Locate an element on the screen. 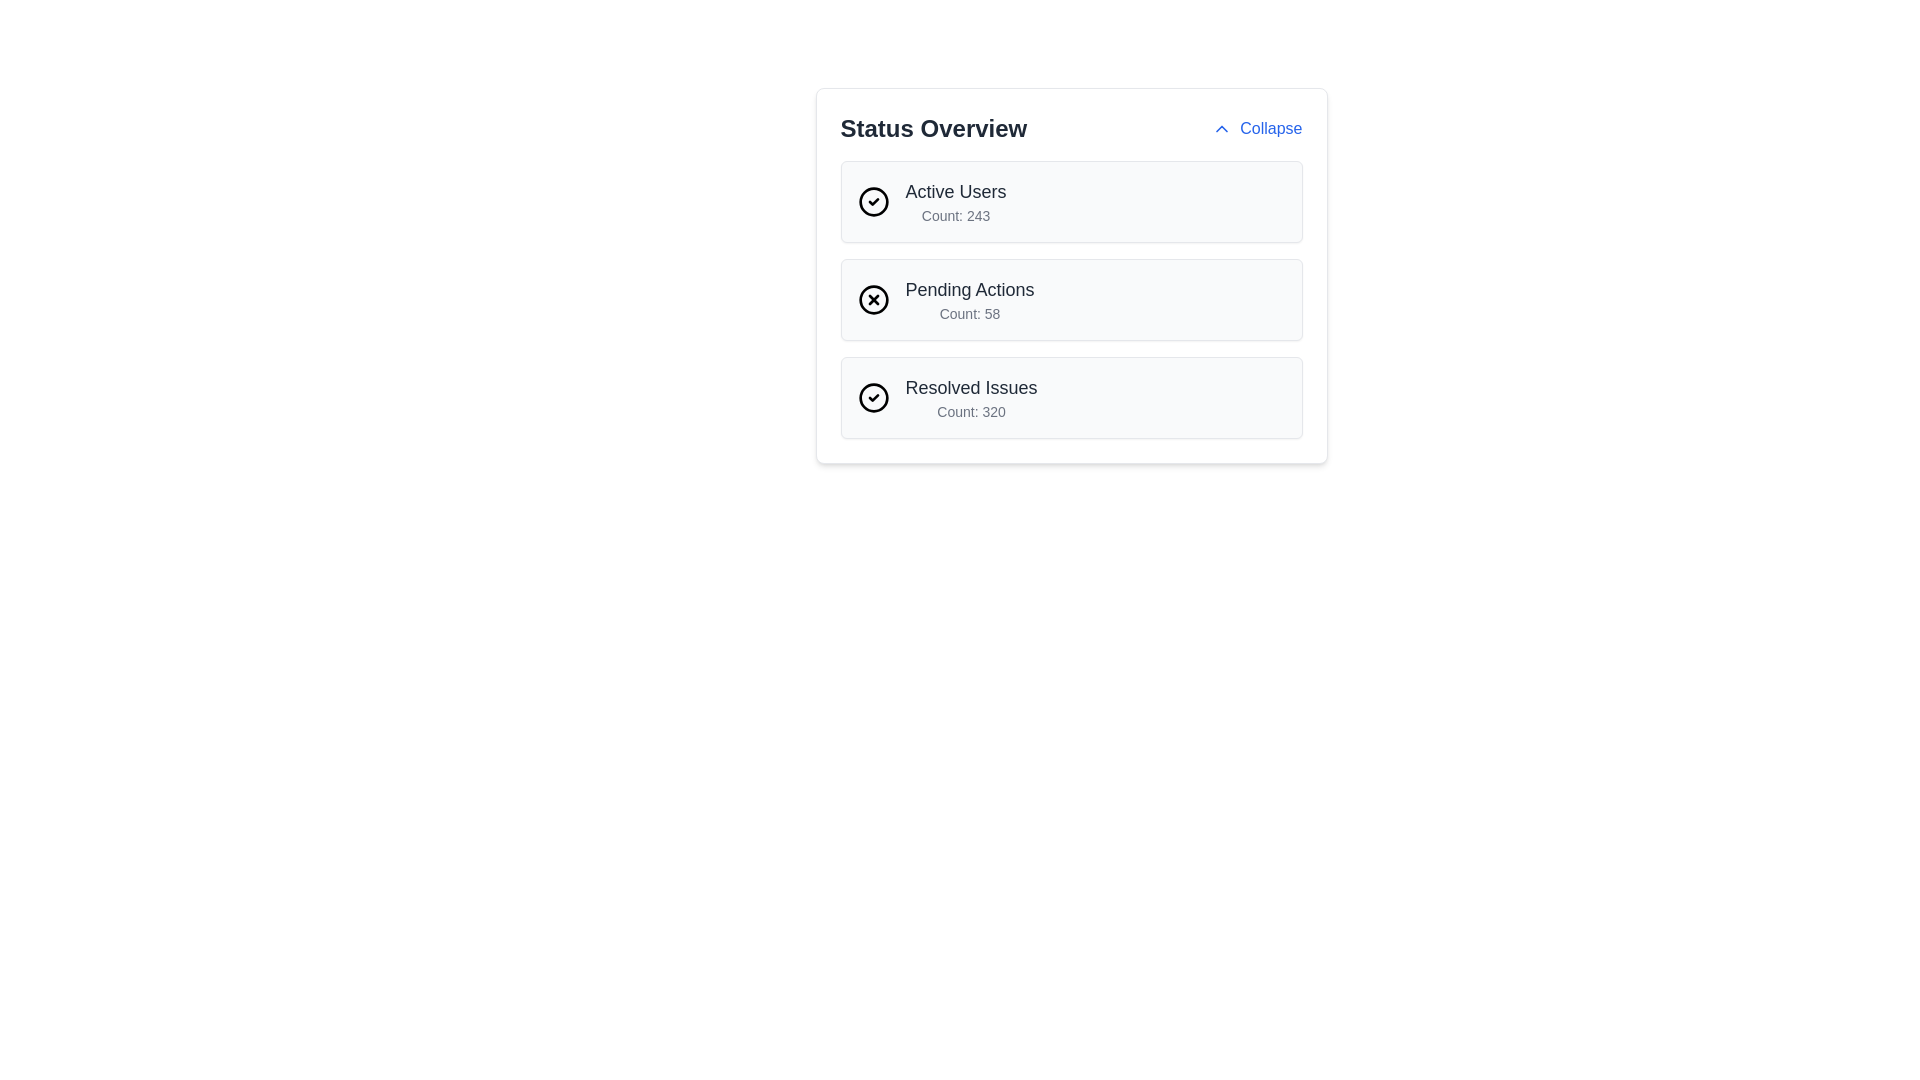 The image size is (1920, 1080). the circular shape within the SVG icon that indicates resolution in the 'Resolved Issues' section of the 'Status Overview' panel is located at coordinates (873, 397).